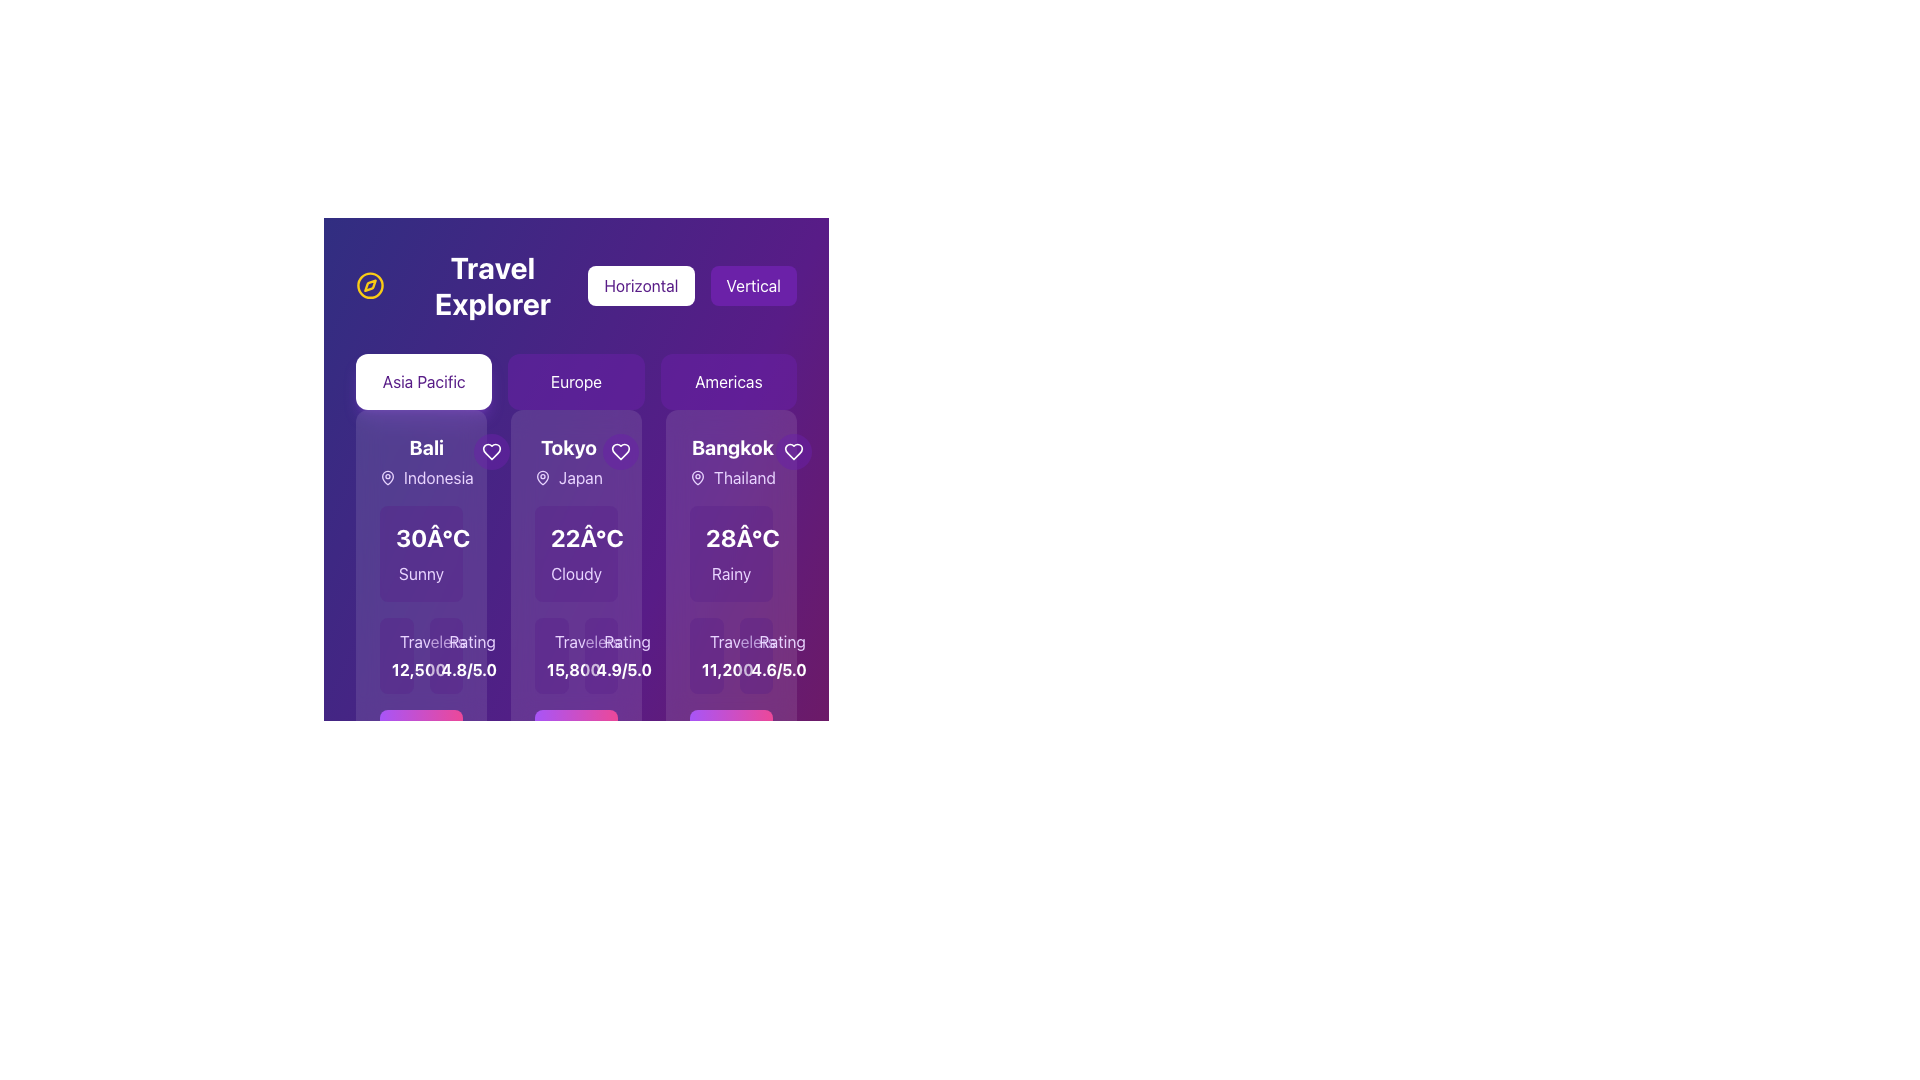 This screenshot has width=1920, height=1080. What do you see at coordinates (741, 641) in the screenshot?
I see `the text label indicating the number of travelers associated with the destination 'Bangkok', positioned below the weather and country information and above the traveler's rating metrics` at bounding box center [741, 641].